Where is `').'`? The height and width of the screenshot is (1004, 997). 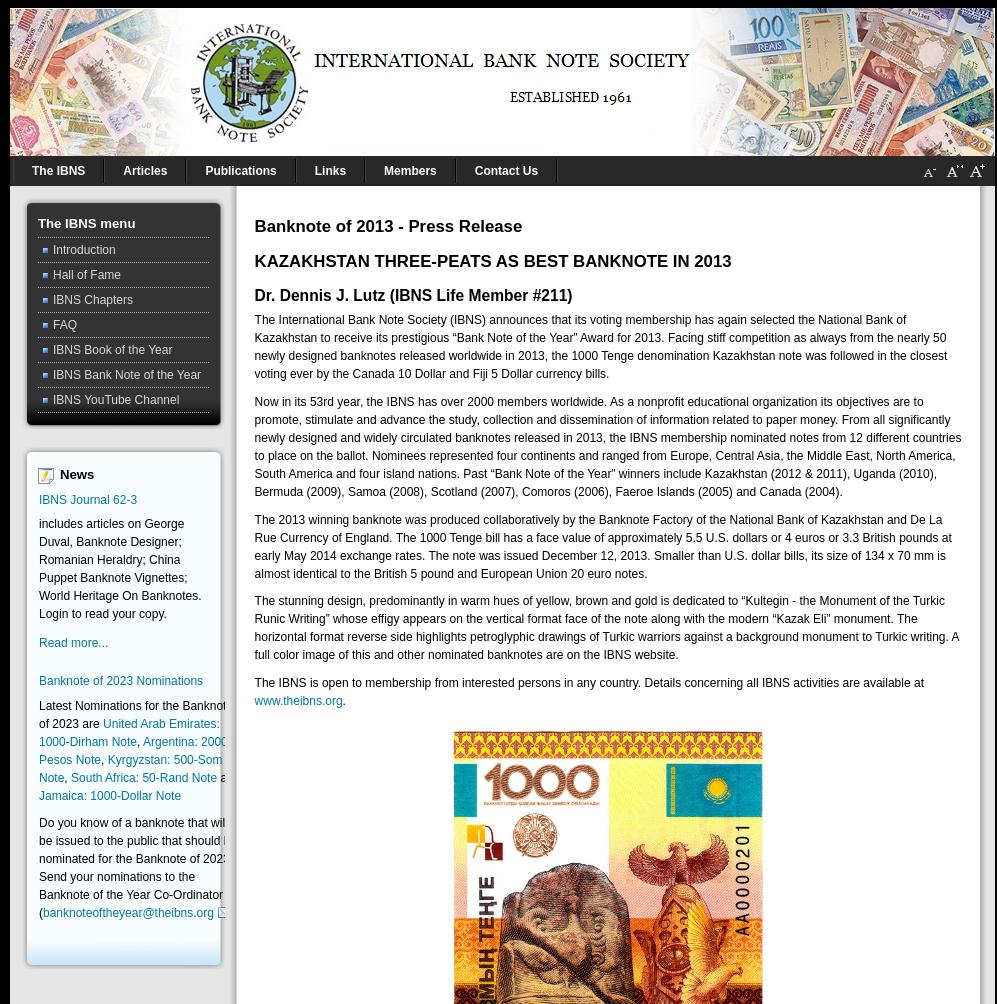
').' is located at coordinates (235, 912).